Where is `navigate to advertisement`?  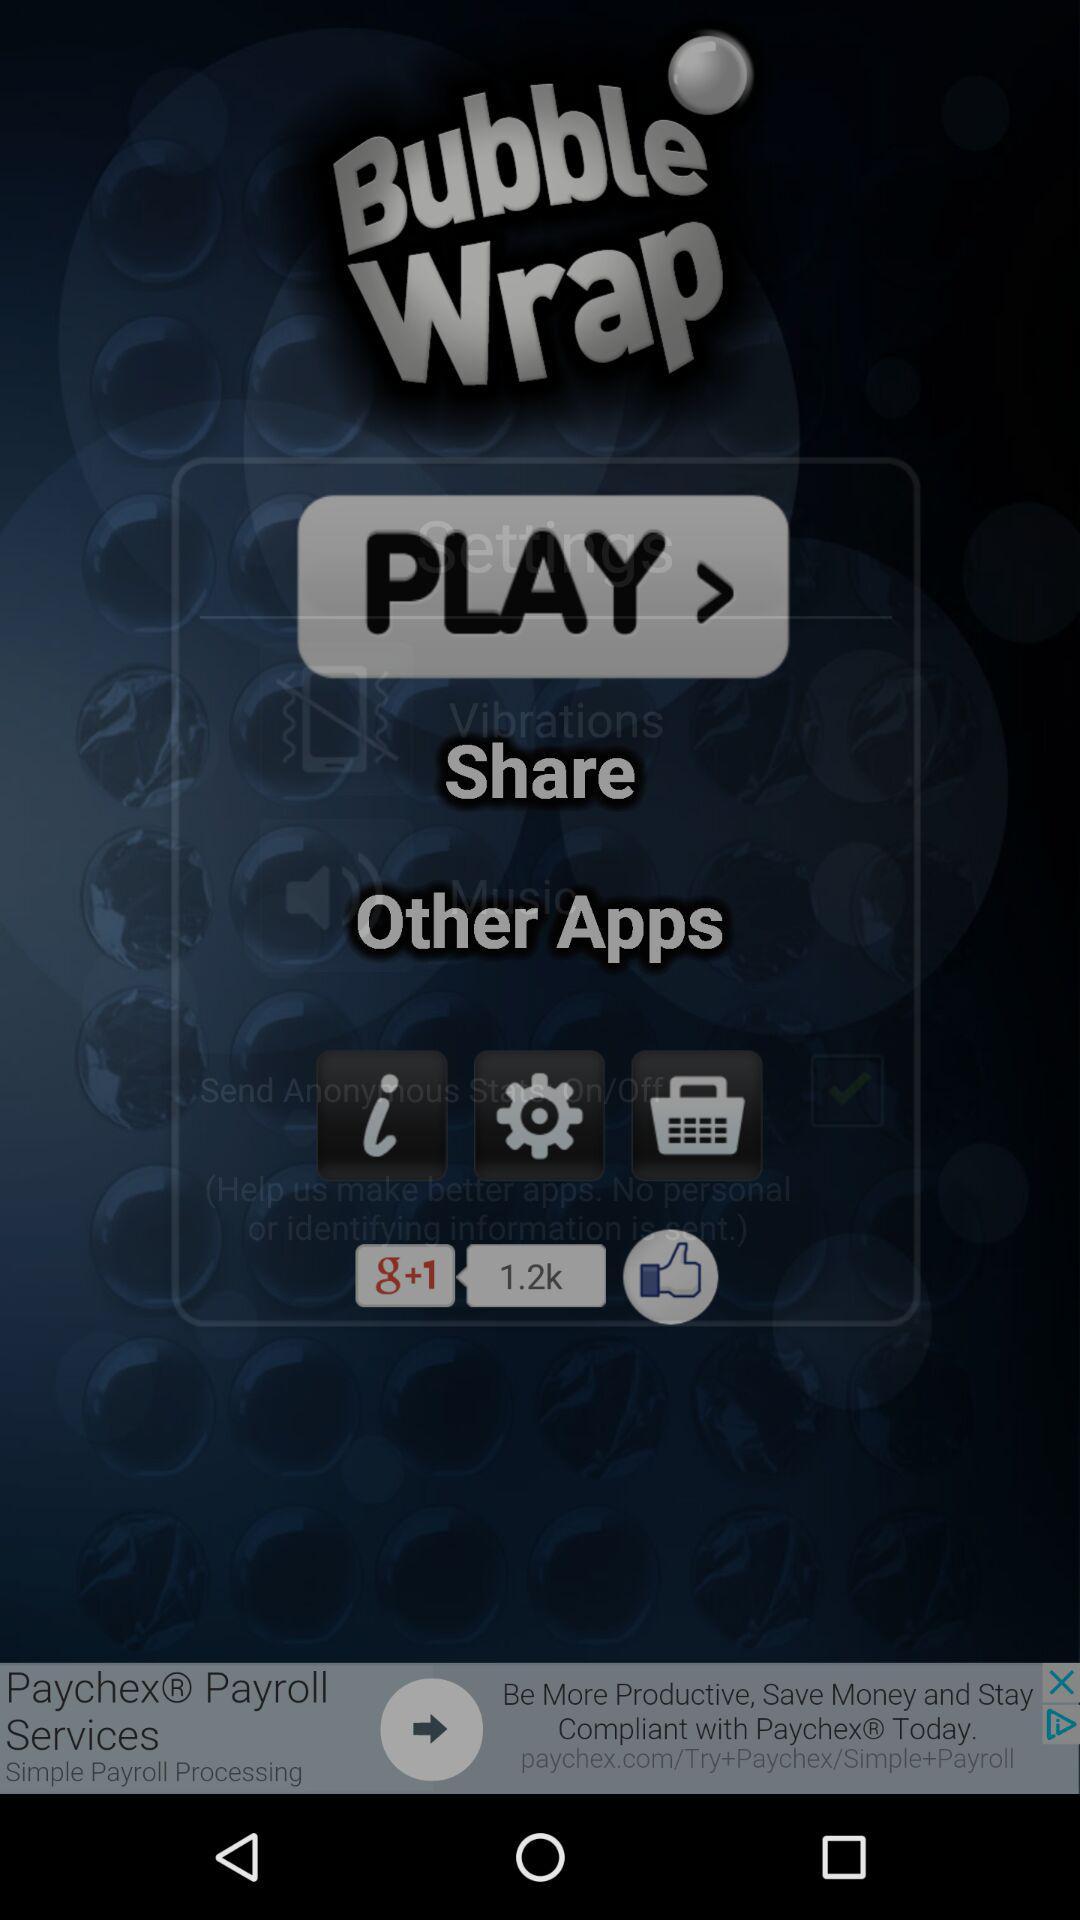 navigate to advertisement is located at coordinates (540, 1727).